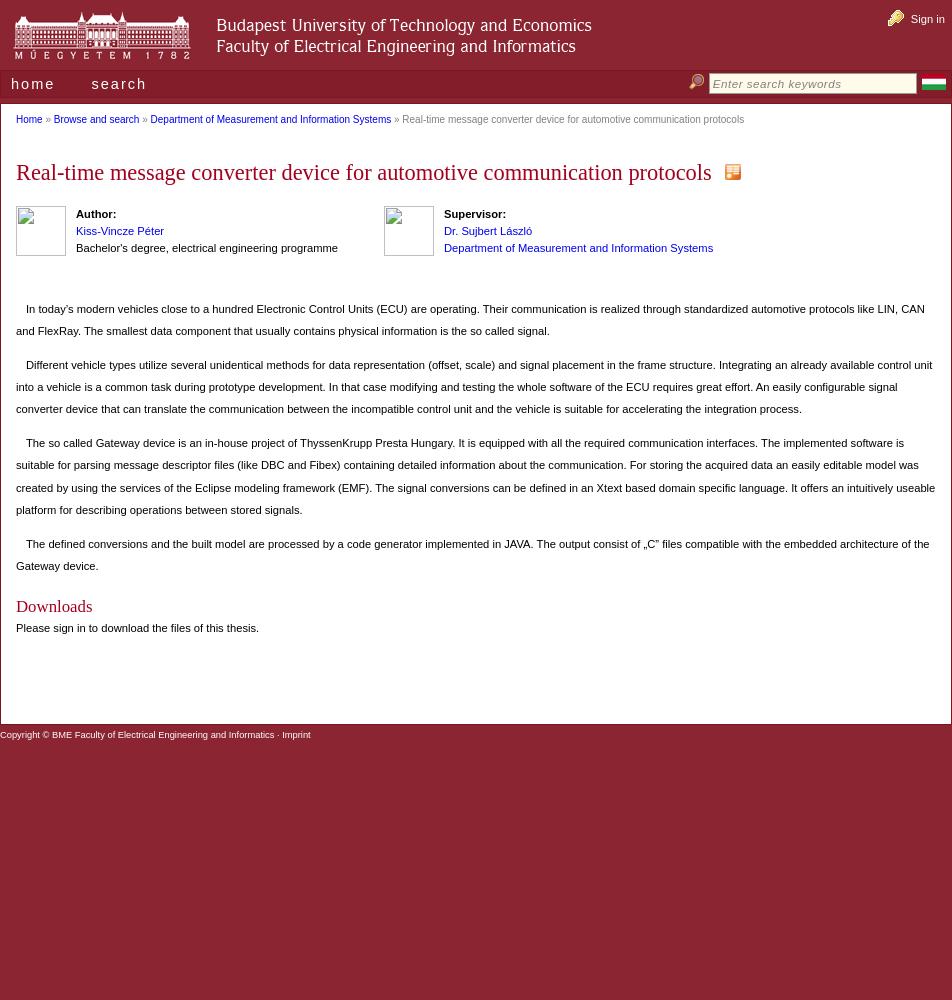 This screenshot has width=952, height=1000. I want to click on 'Browse and search', so click(95, 118).